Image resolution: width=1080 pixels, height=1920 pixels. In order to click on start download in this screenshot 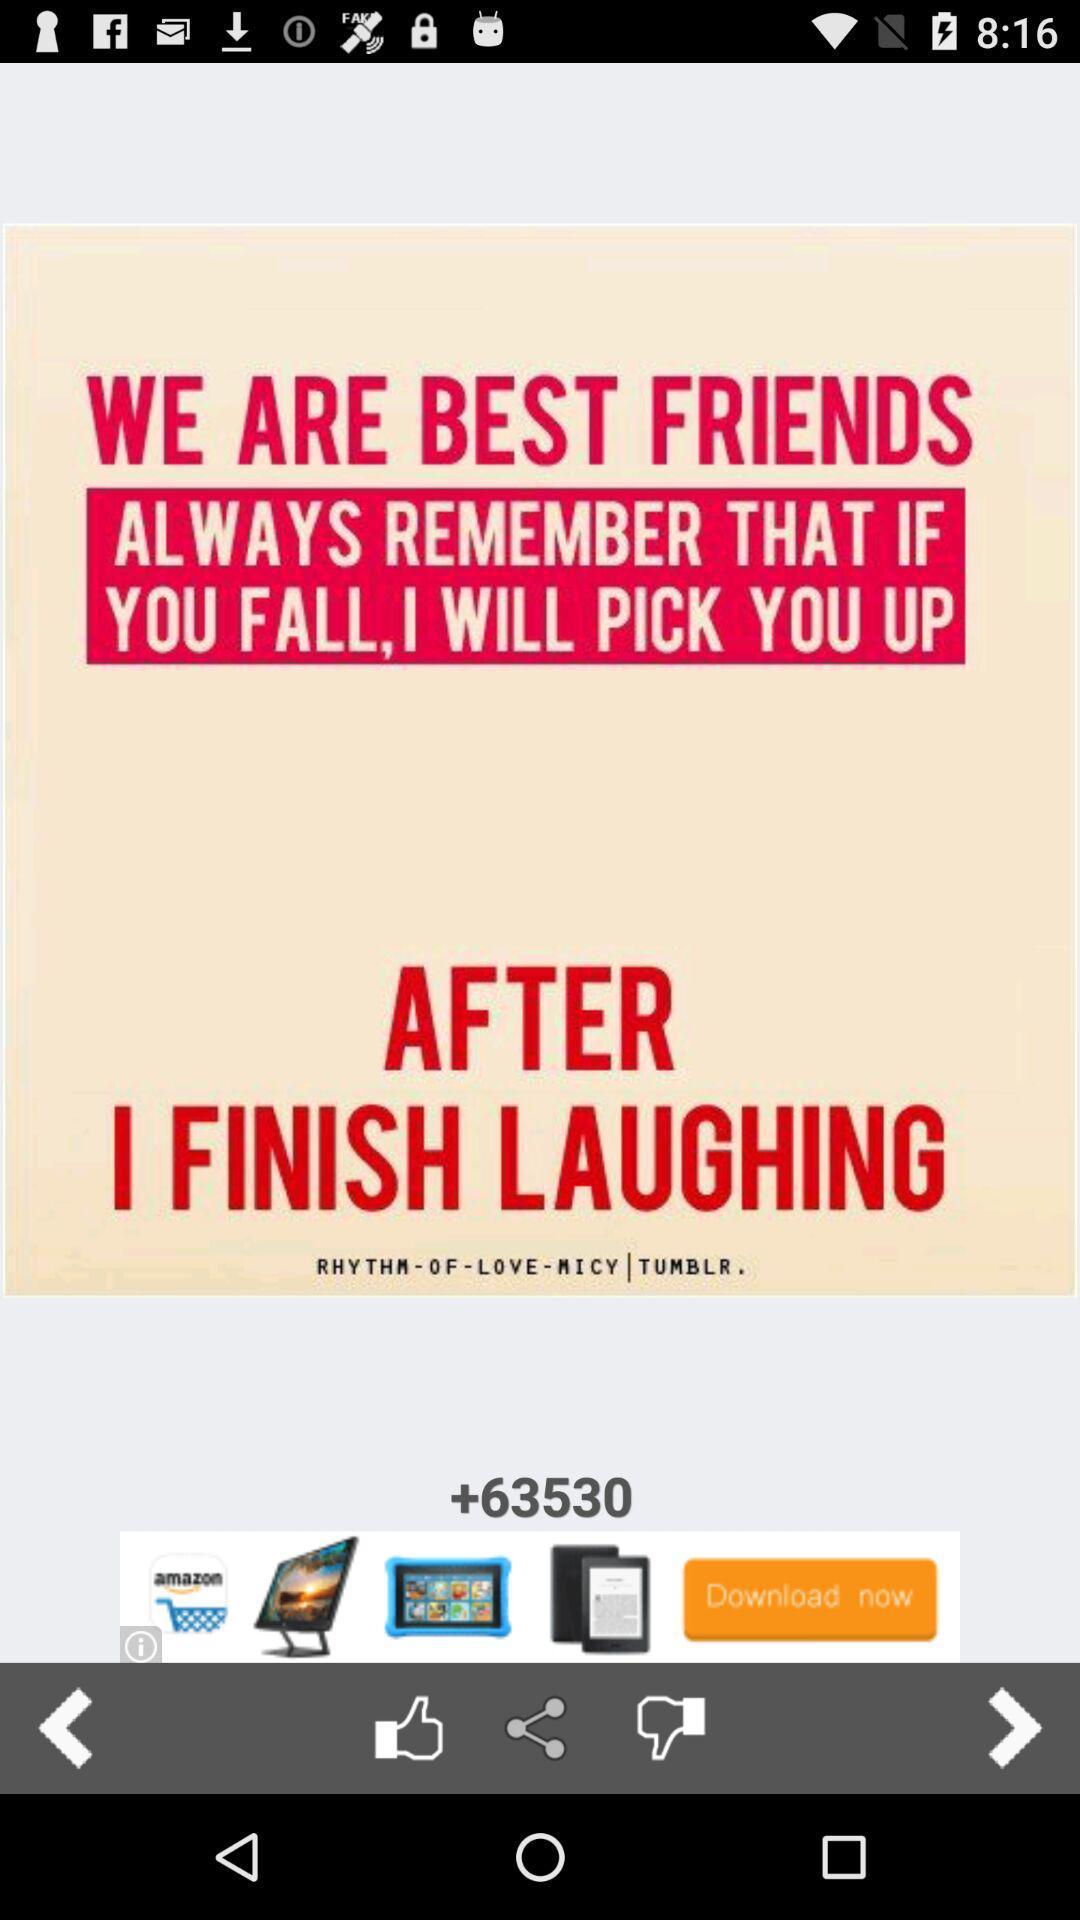, I will do `click(540, 1596)`.